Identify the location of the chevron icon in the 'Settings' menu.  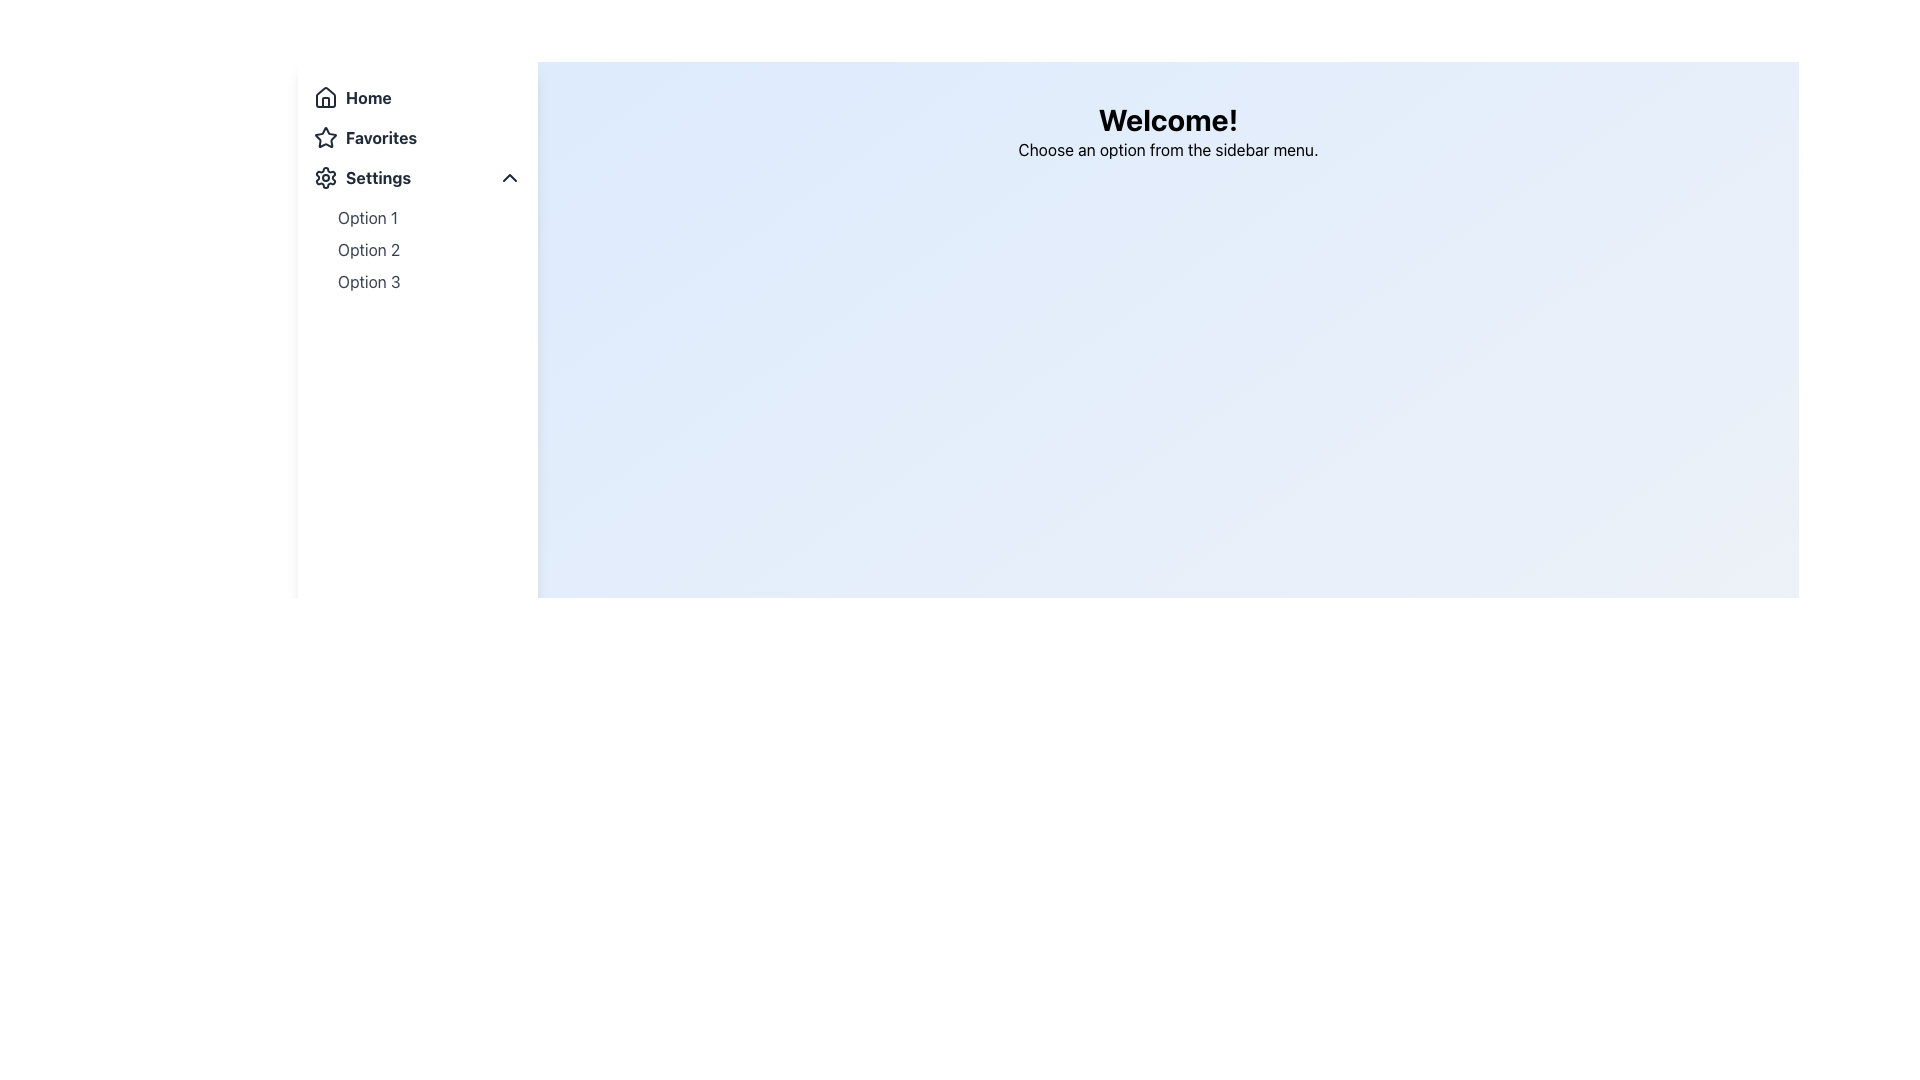
(509, 176).